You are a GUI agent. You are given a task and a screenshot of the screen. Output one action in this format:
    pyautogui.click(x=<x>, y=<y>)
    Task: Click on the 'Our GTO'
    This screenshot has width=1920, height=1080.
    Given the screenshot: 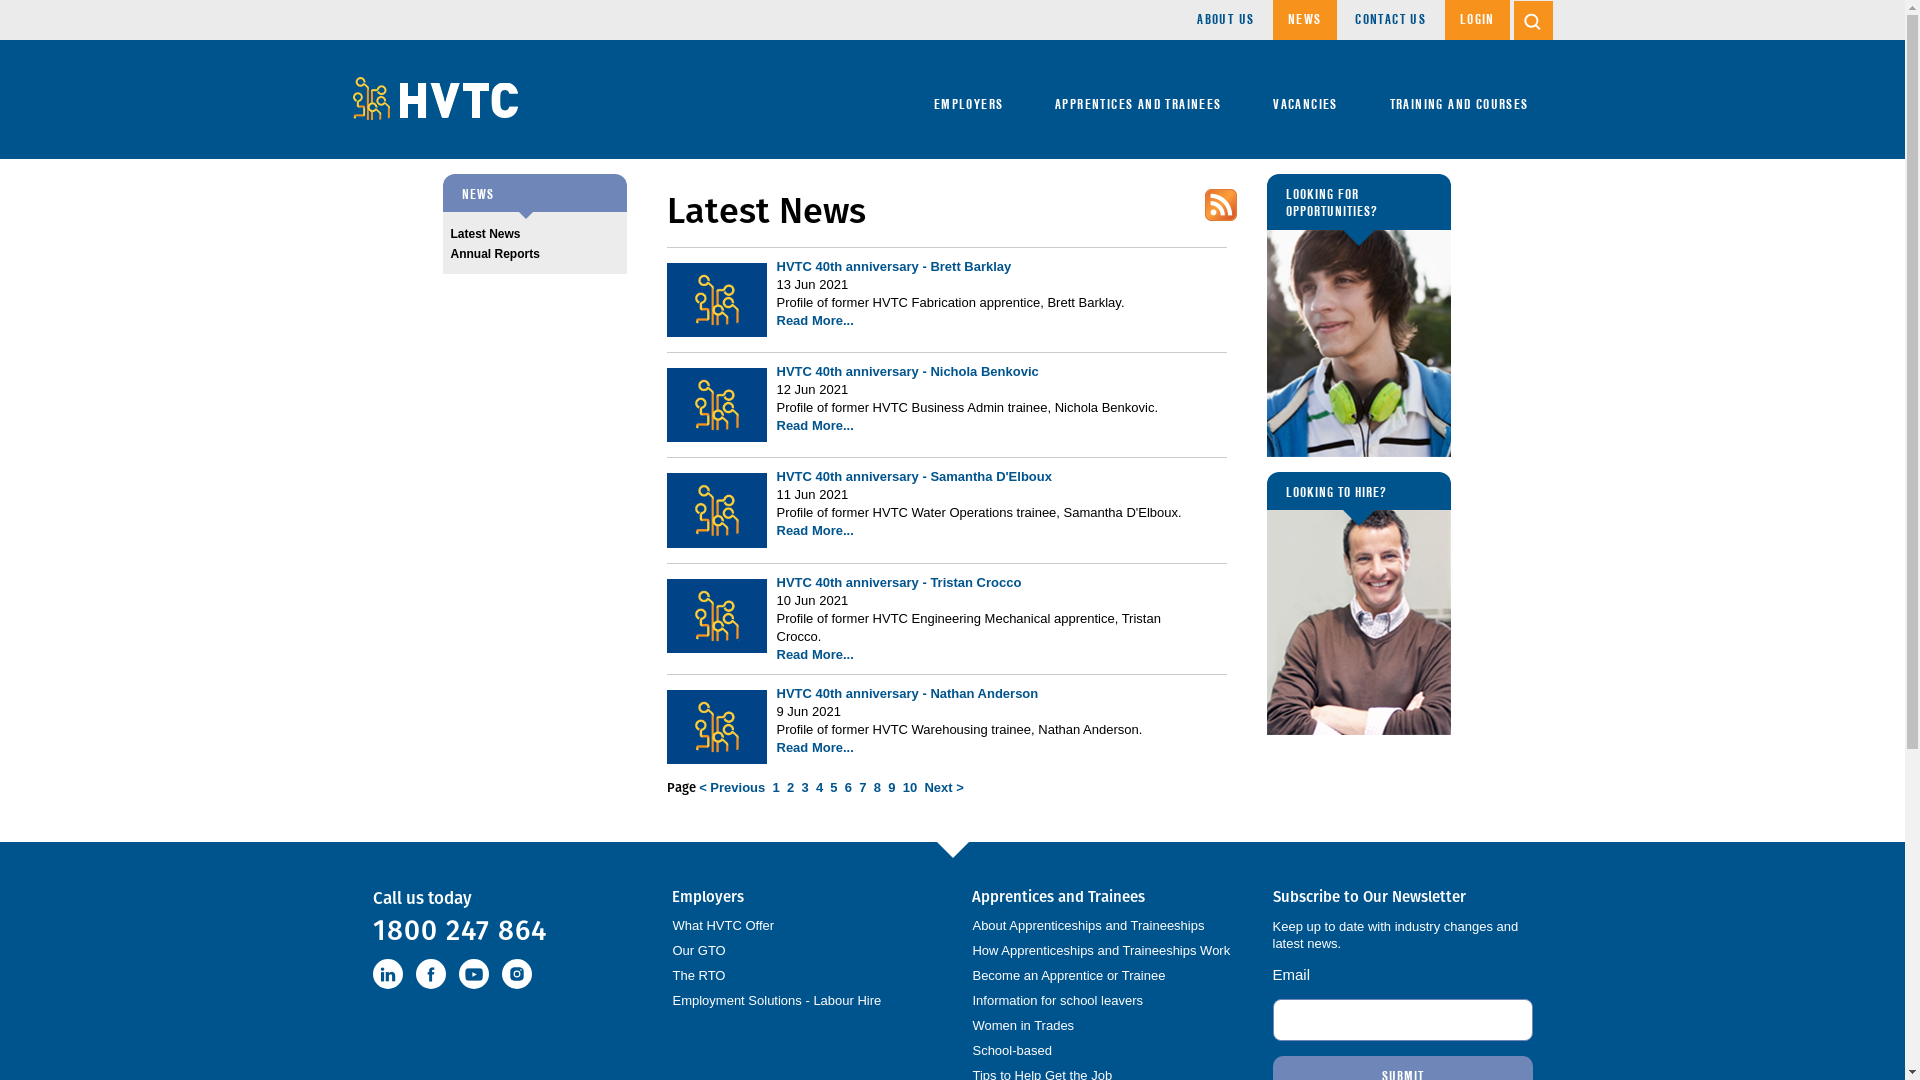 What is the action you would take?
    pyautogui.click(x=672, y=949)
    